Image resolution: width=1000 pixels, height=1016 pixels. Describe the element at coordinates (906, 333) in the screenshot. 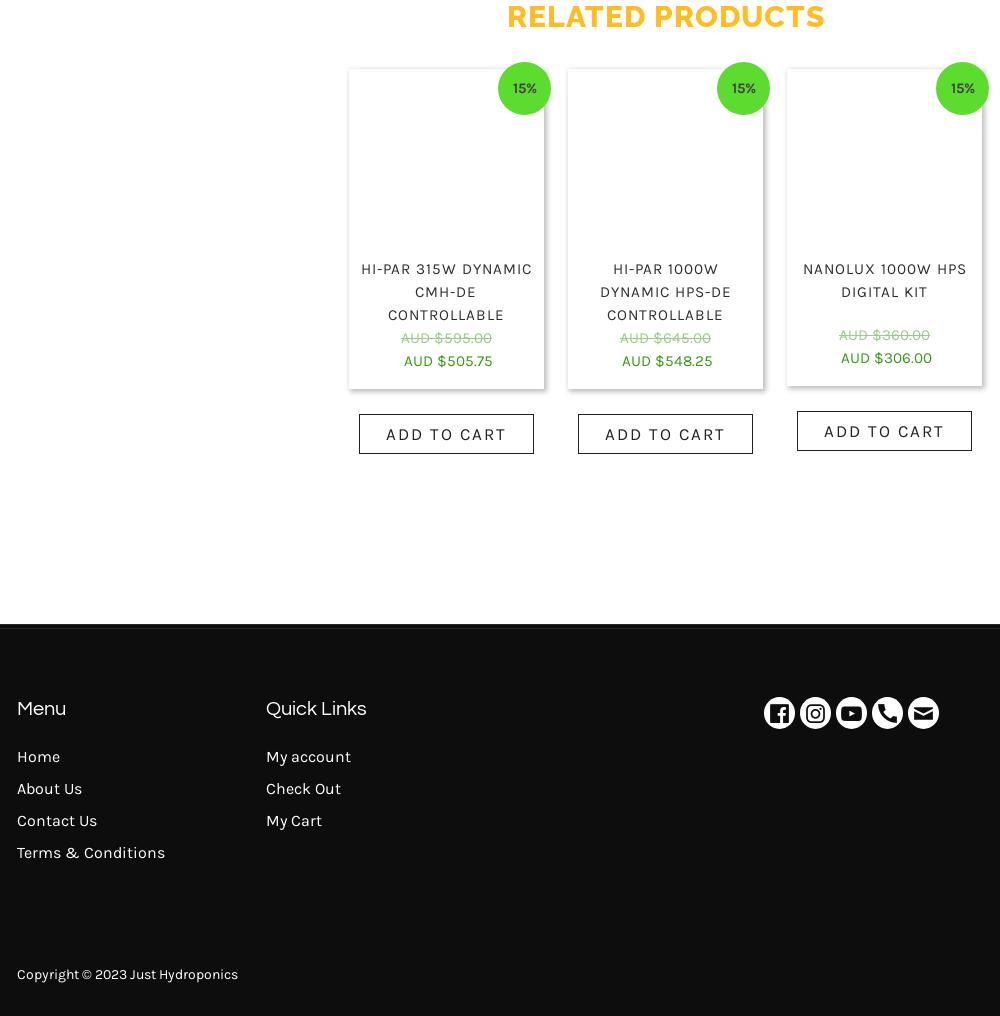

I see `'360.00'` at that location.